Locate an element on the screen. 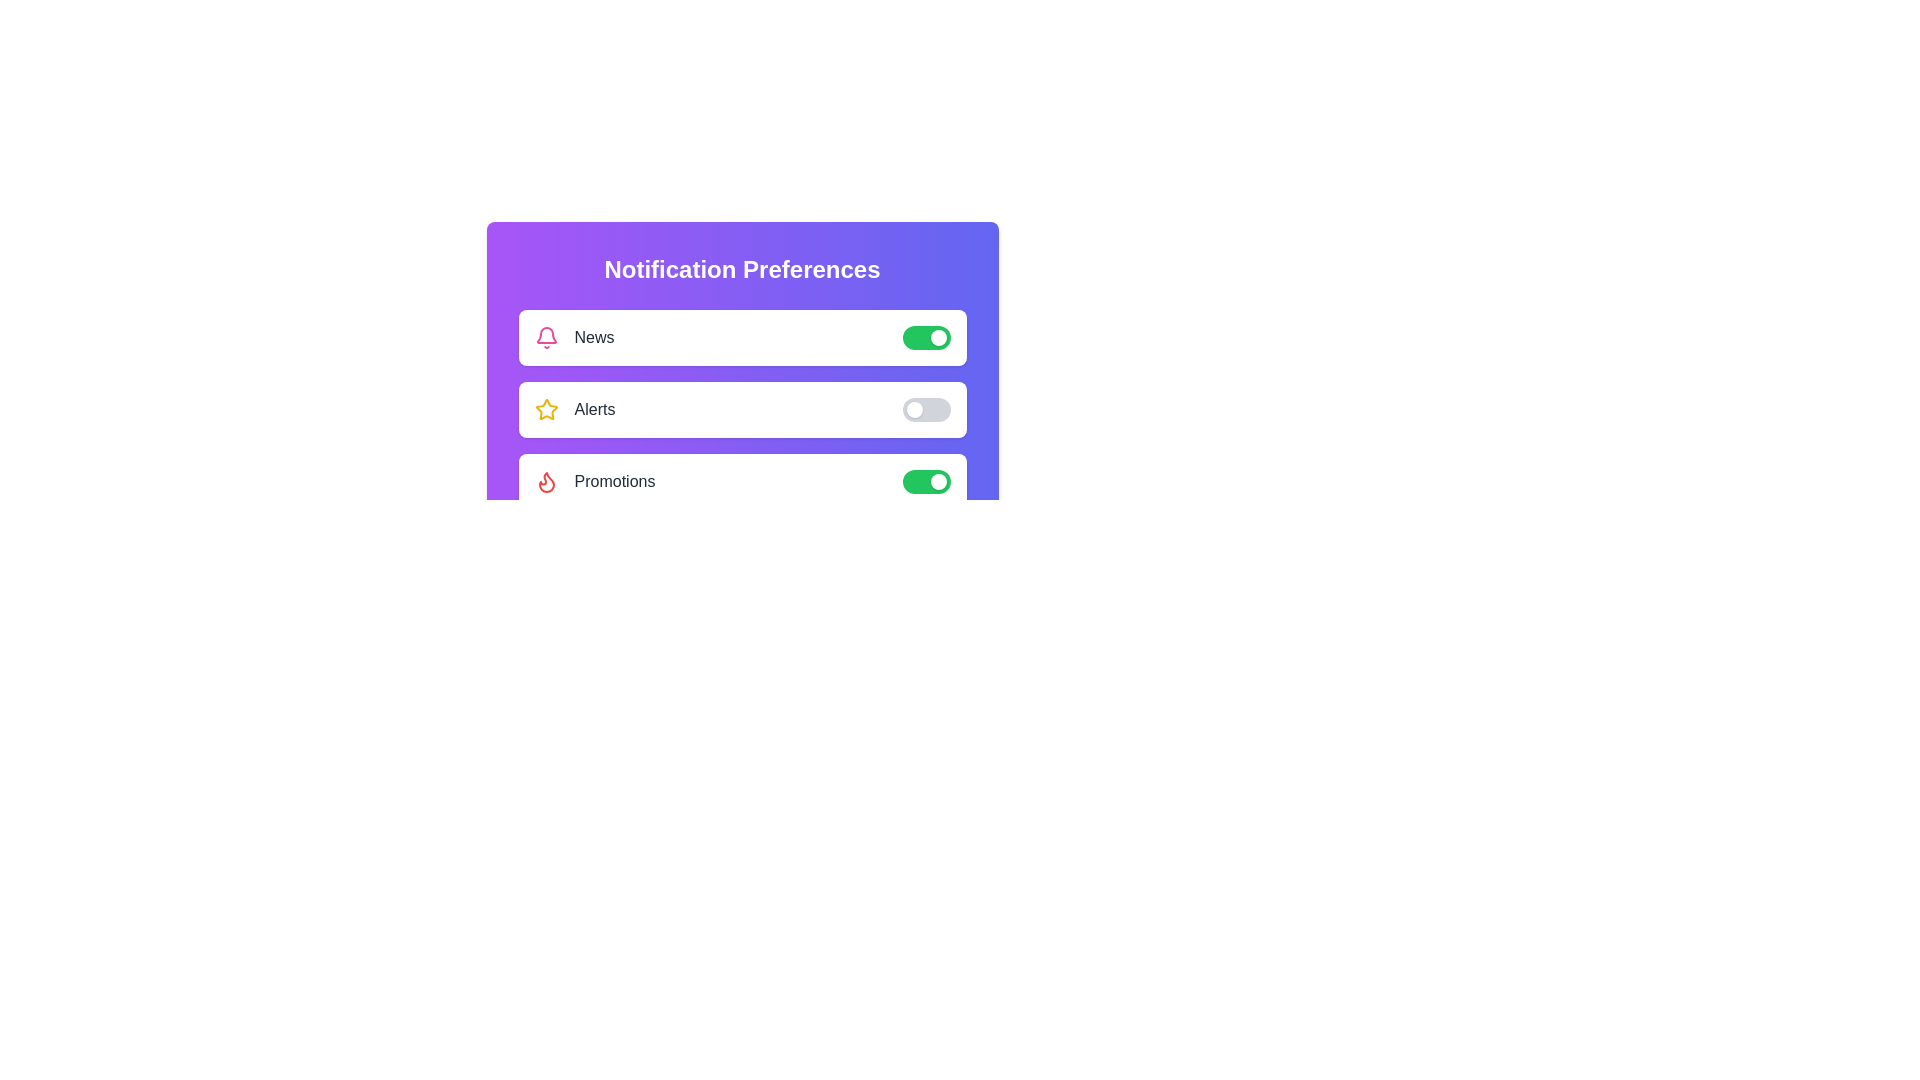  the text News in the component is located at coordinates (741, 337).